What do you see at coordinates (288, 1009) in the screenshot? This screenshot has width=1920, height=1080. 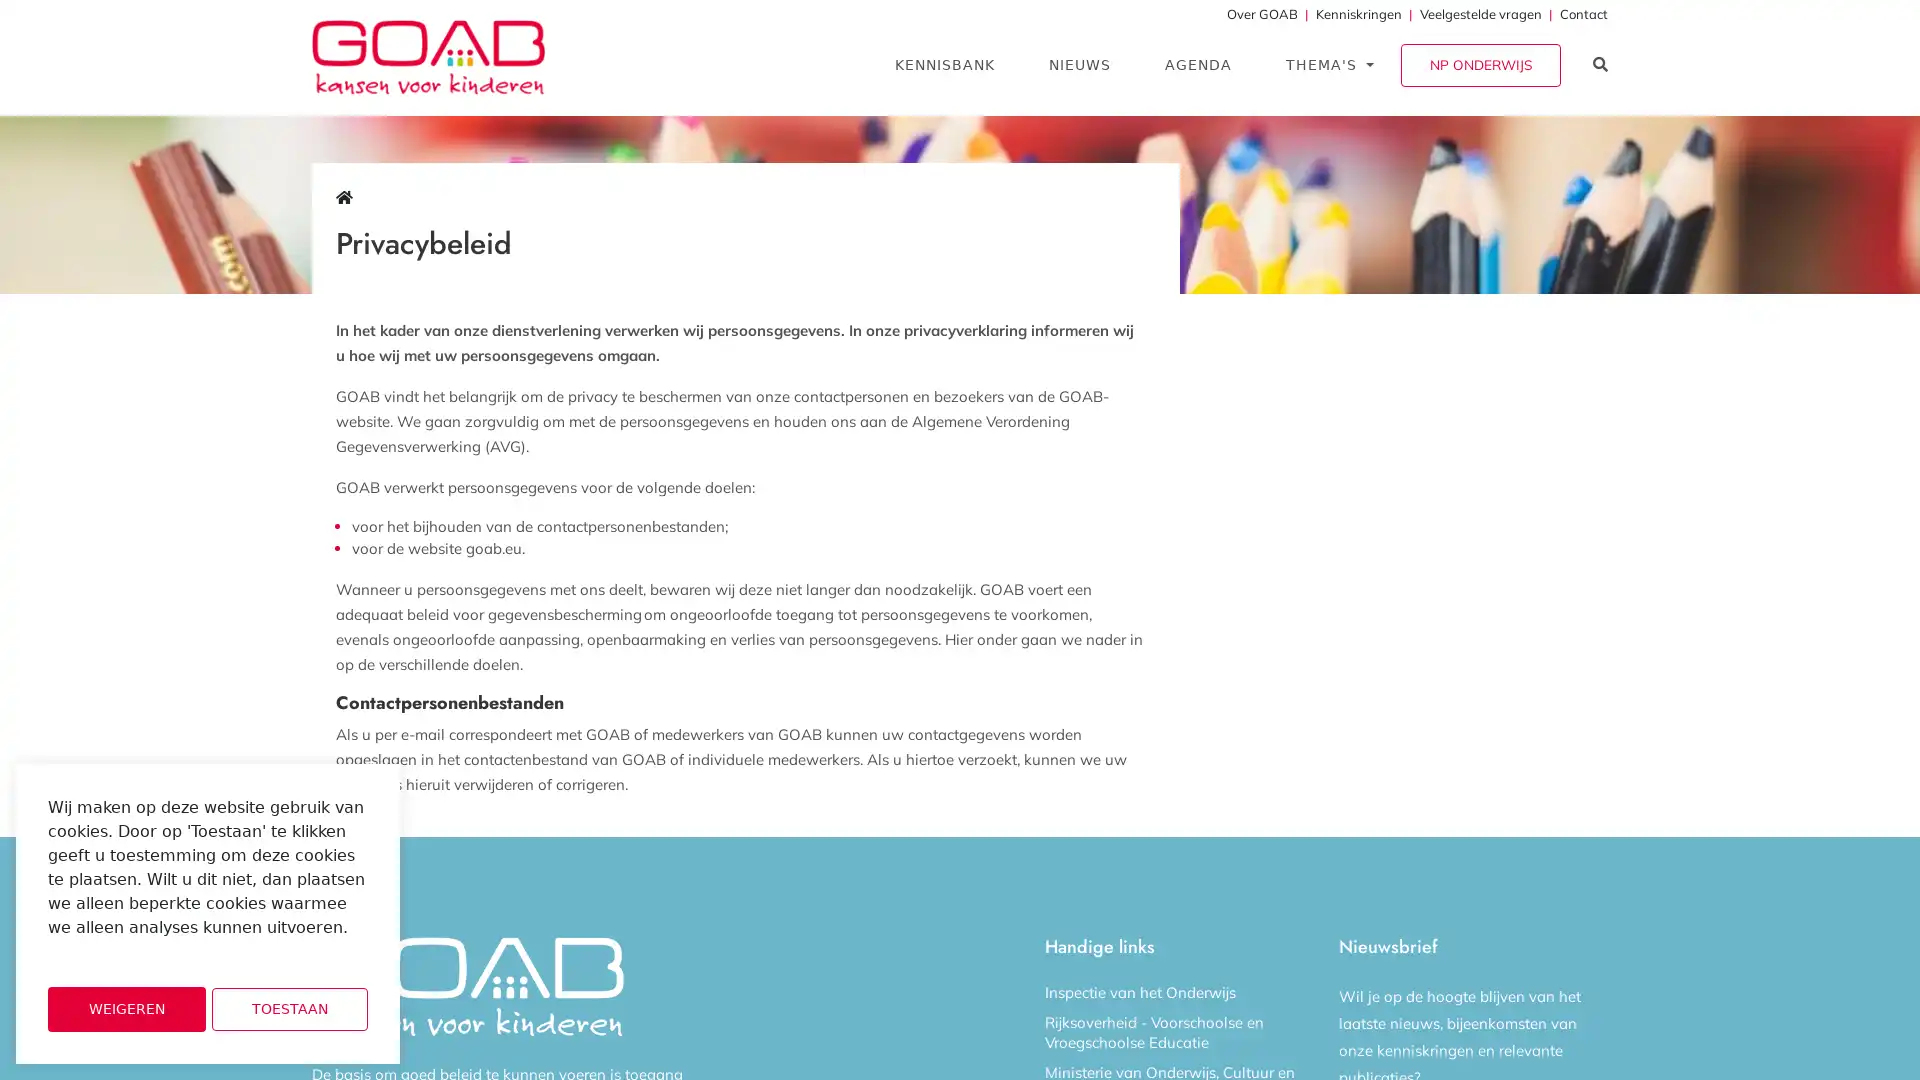 I see `allow cookies` at bounding box center [288, 1009].